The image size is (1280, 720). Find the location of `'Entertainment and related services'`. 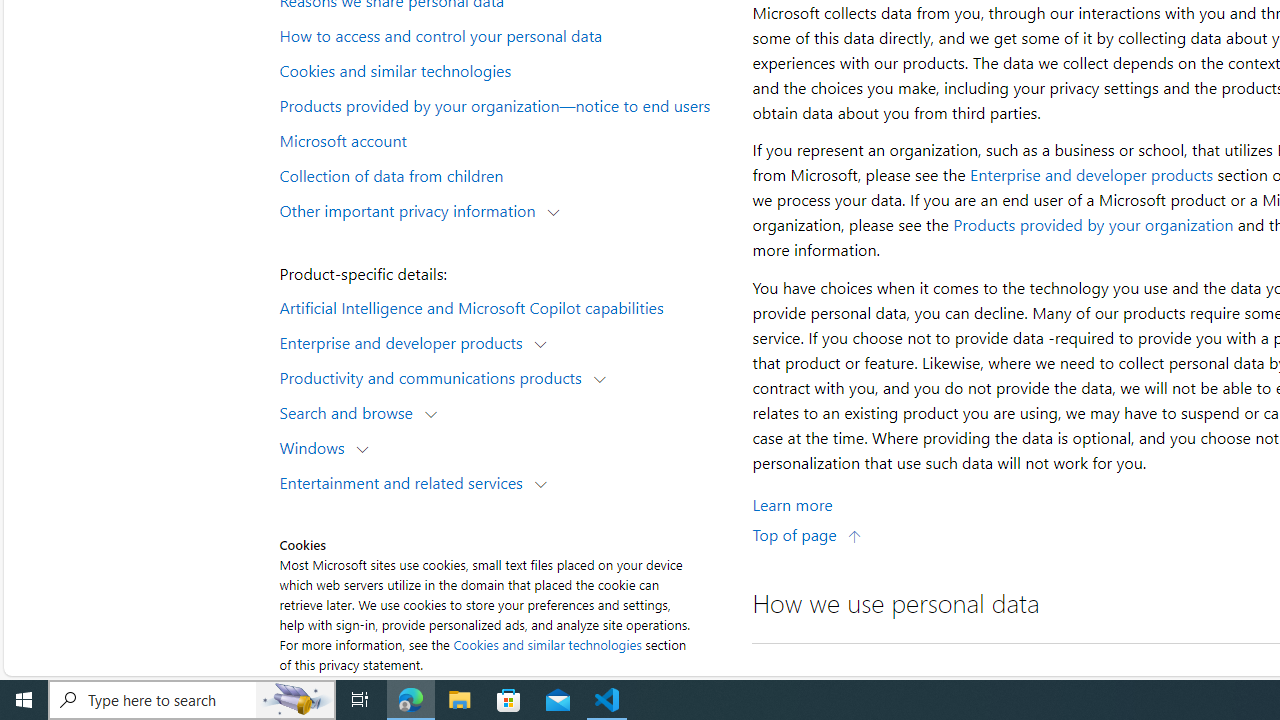

'Entertainment and related services' is located at coordinates (404, 482).